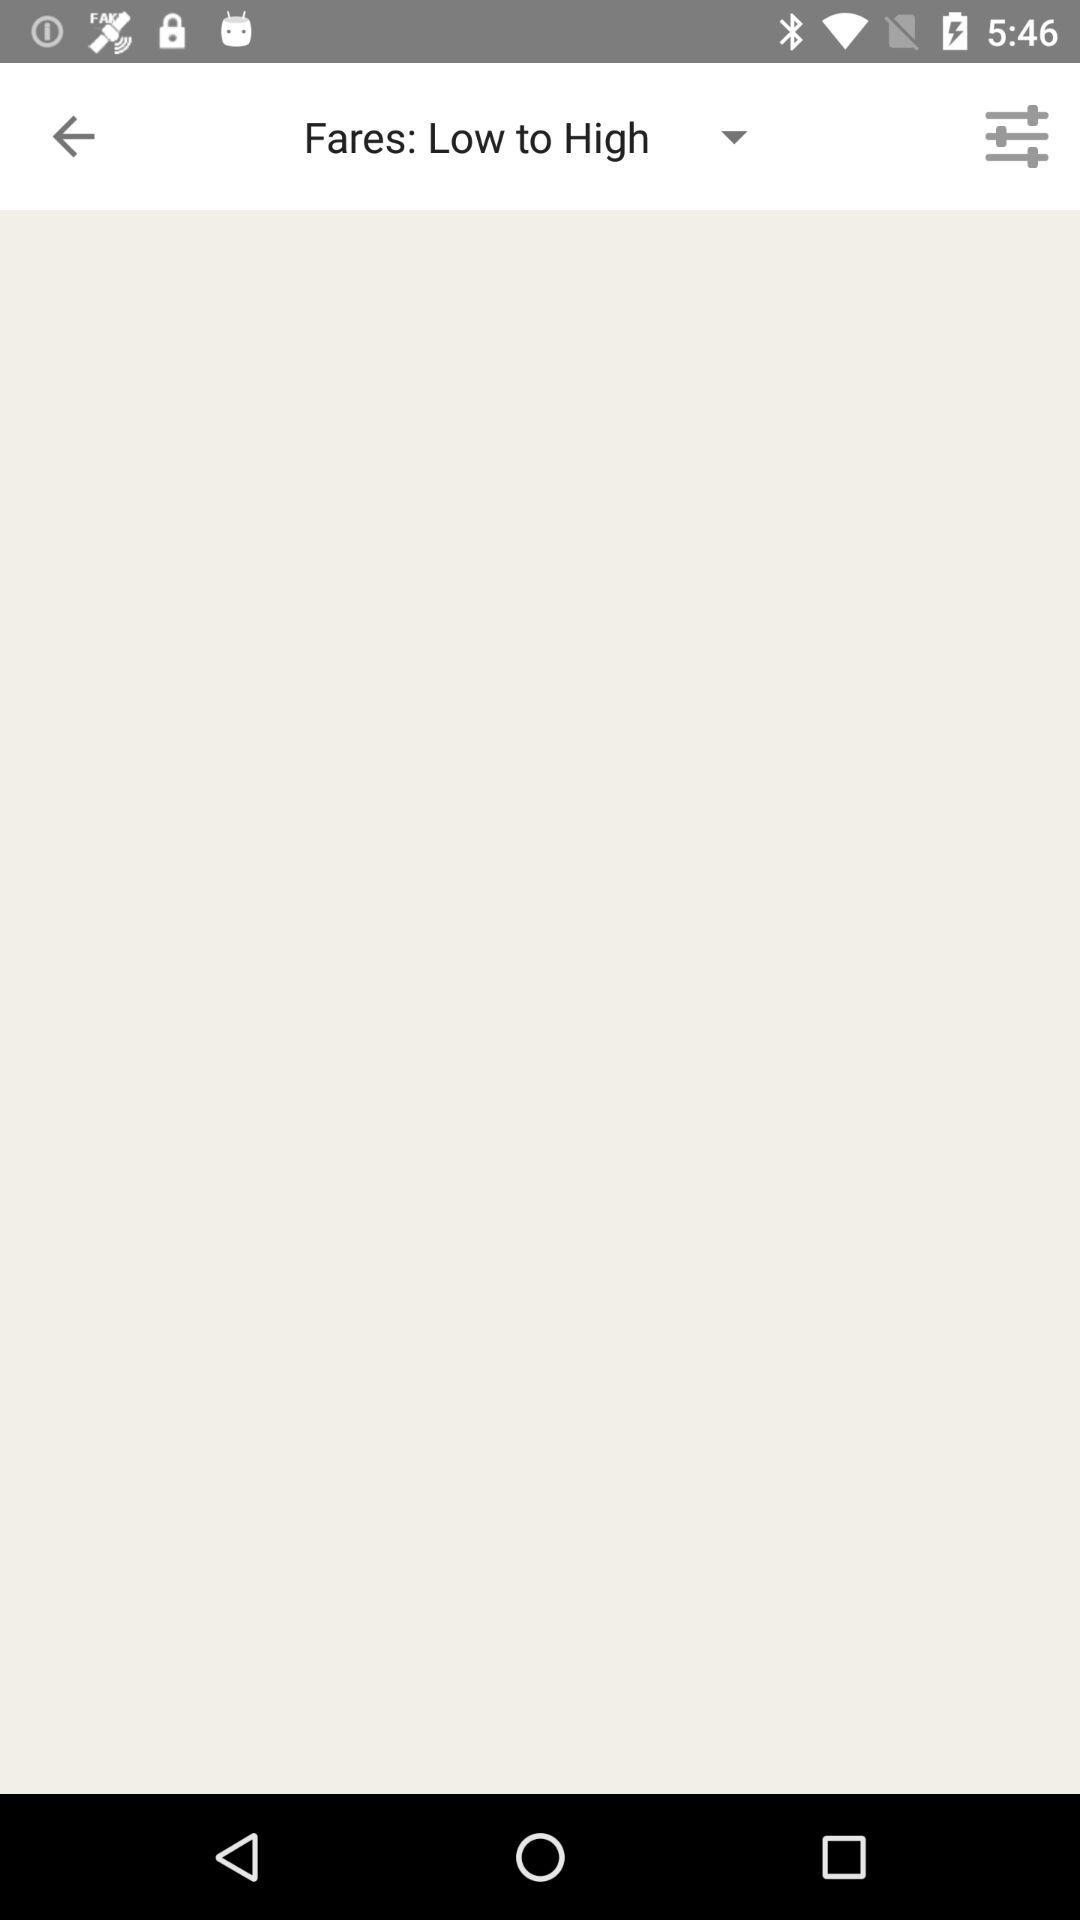 This screenshot has width=1080, height=1920. I want to click on item to the left of the fares low to icon, so click(72, 135).